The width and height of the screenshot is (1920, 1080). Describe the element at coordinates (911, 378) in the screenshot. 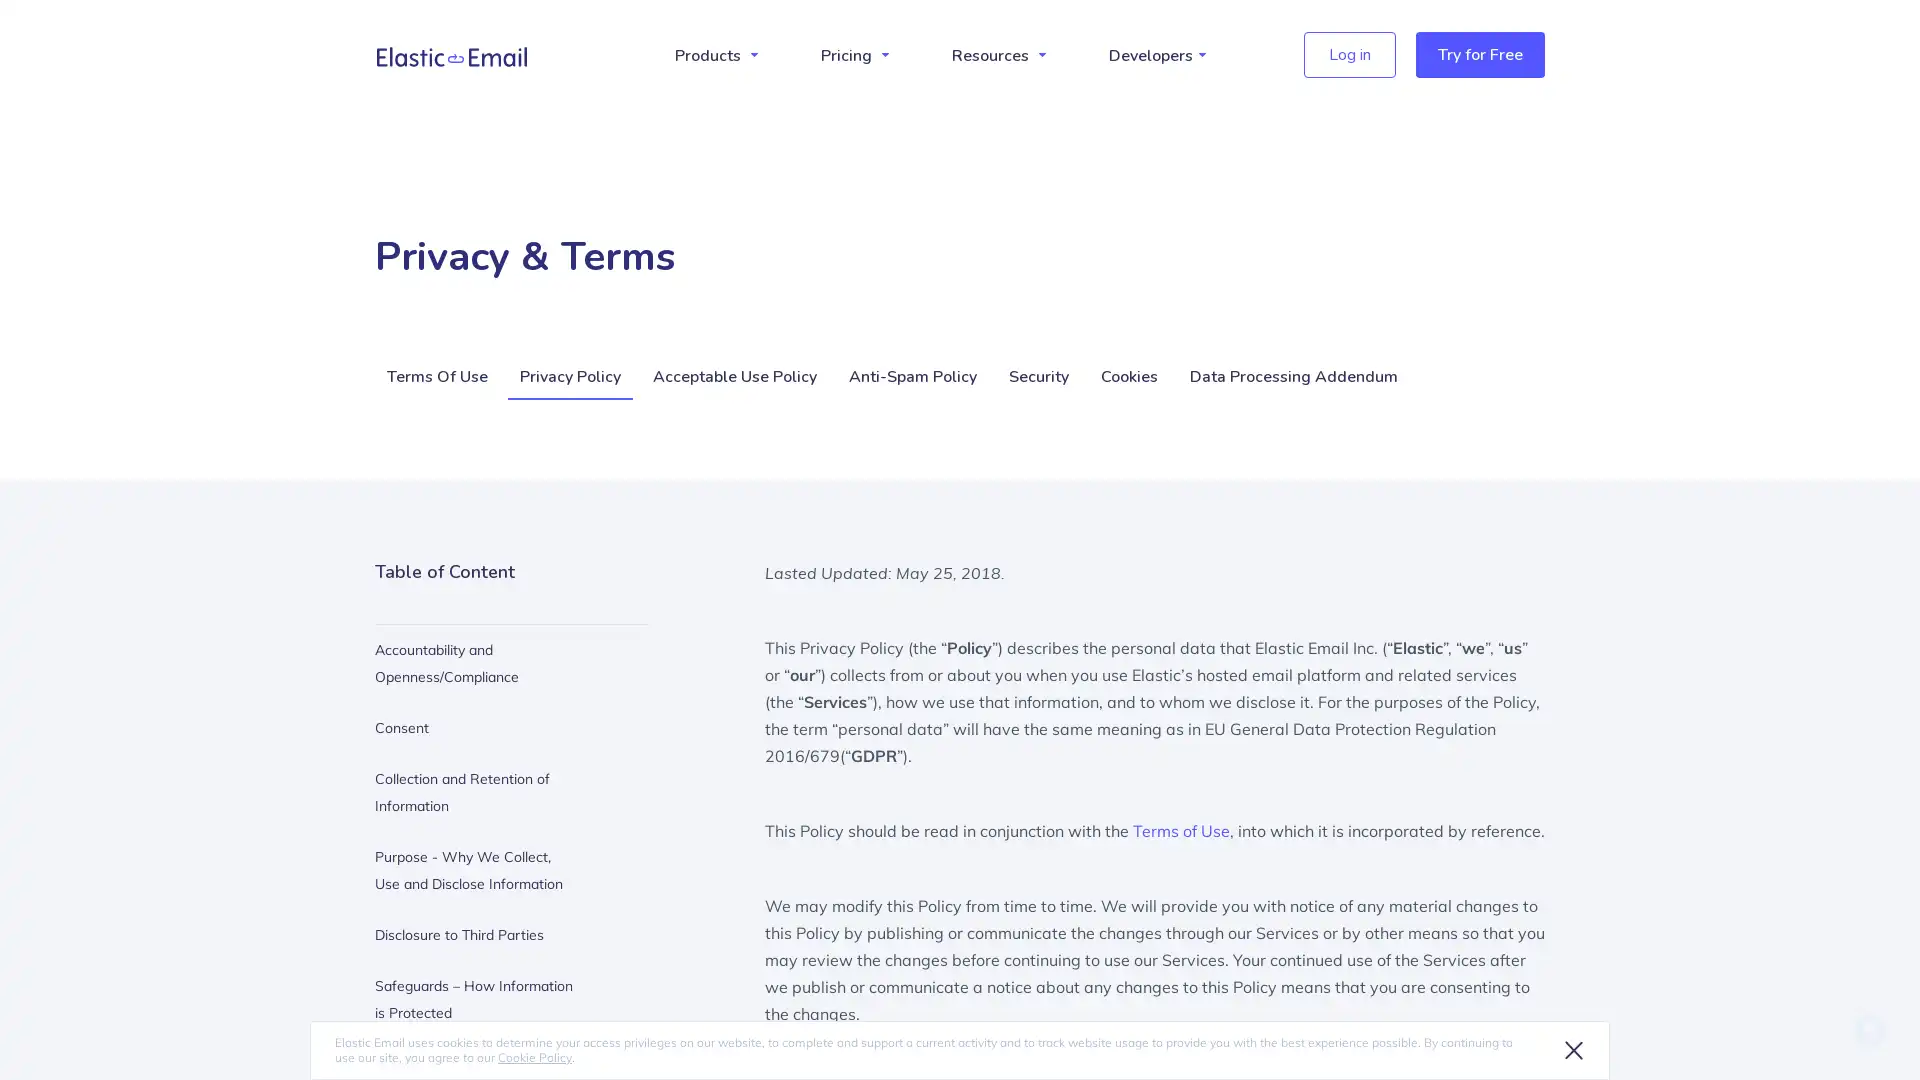

I see `Anti-Spam Policy` at that location.